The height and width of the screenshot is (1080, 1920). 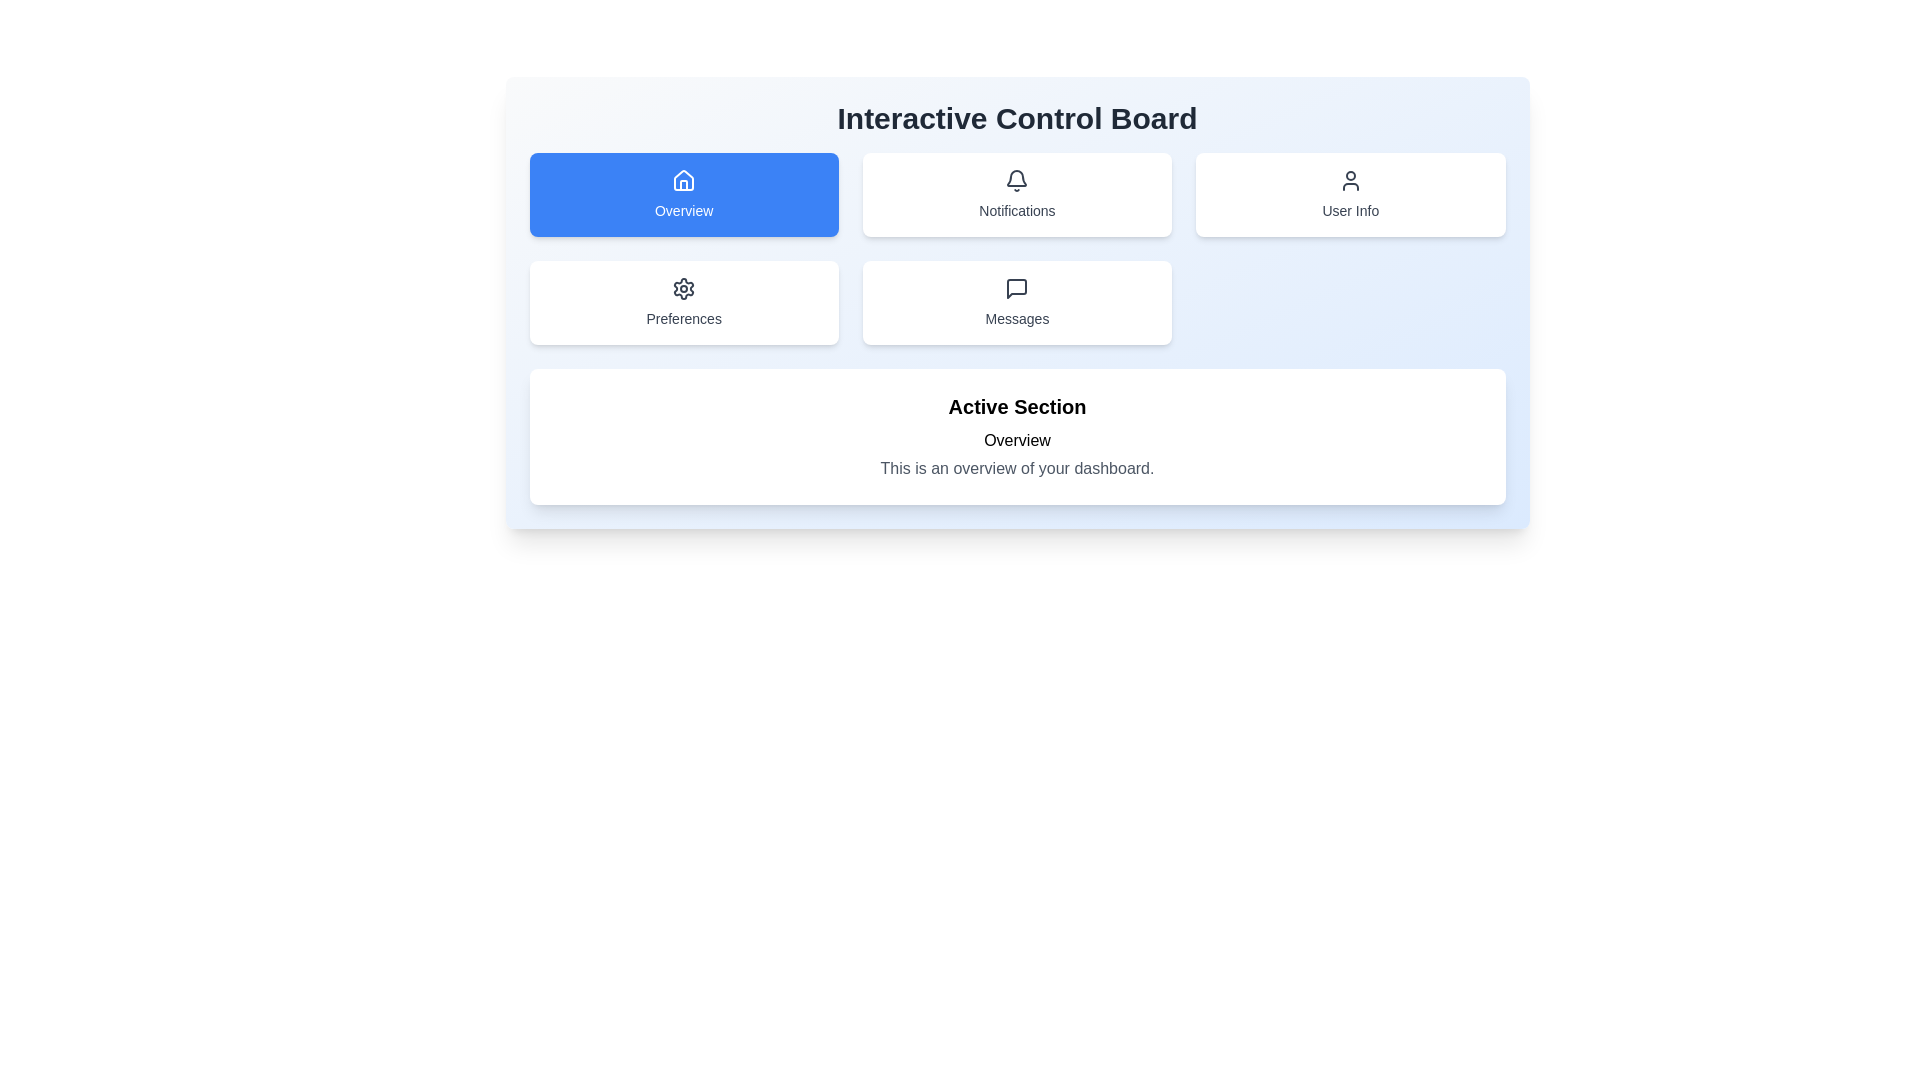 I want to click on the 'Messages' icon, which represents the communication functionality and is centrally located within the 'Messages' button in the bottom row of the button layout, so click(x=1017, y=289).